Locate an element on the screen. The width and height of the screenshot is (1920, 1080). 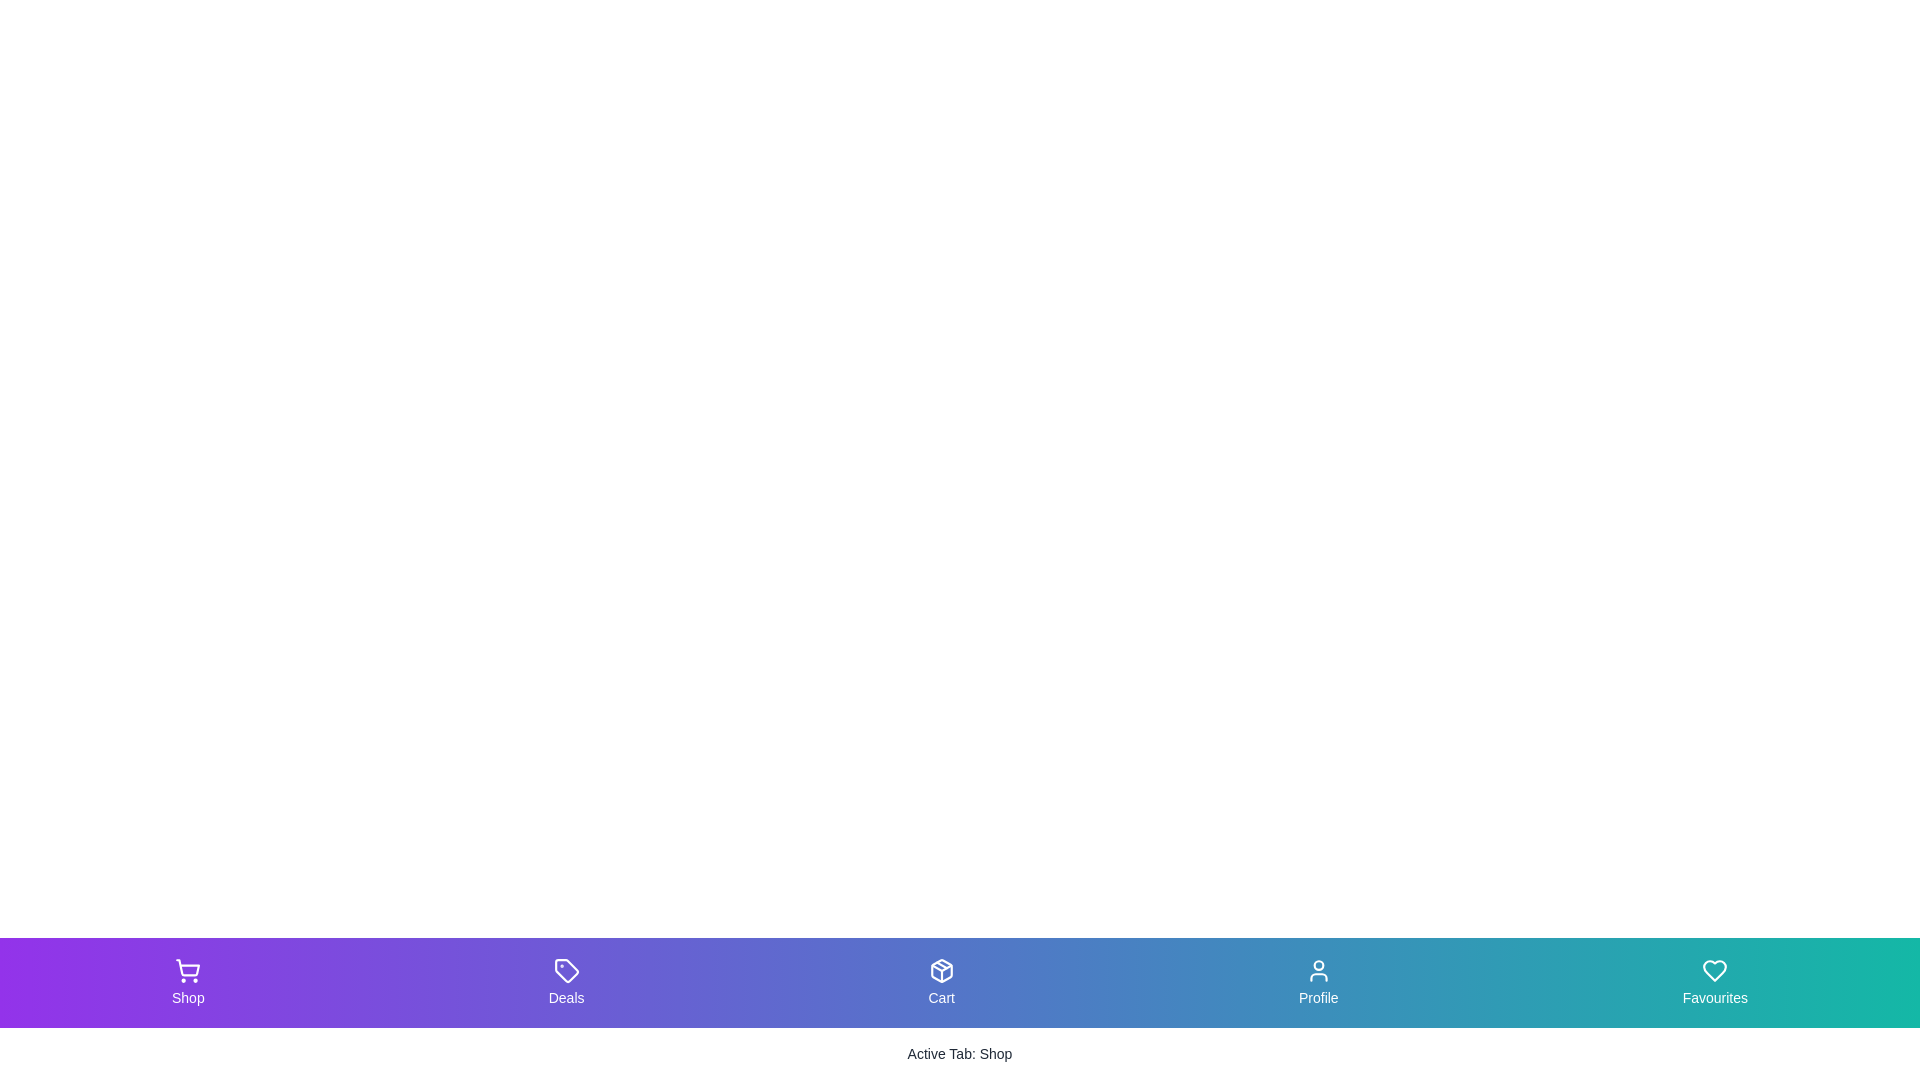
the tab labeled Cart to view its hover effect is located at coordinates (939, 982).